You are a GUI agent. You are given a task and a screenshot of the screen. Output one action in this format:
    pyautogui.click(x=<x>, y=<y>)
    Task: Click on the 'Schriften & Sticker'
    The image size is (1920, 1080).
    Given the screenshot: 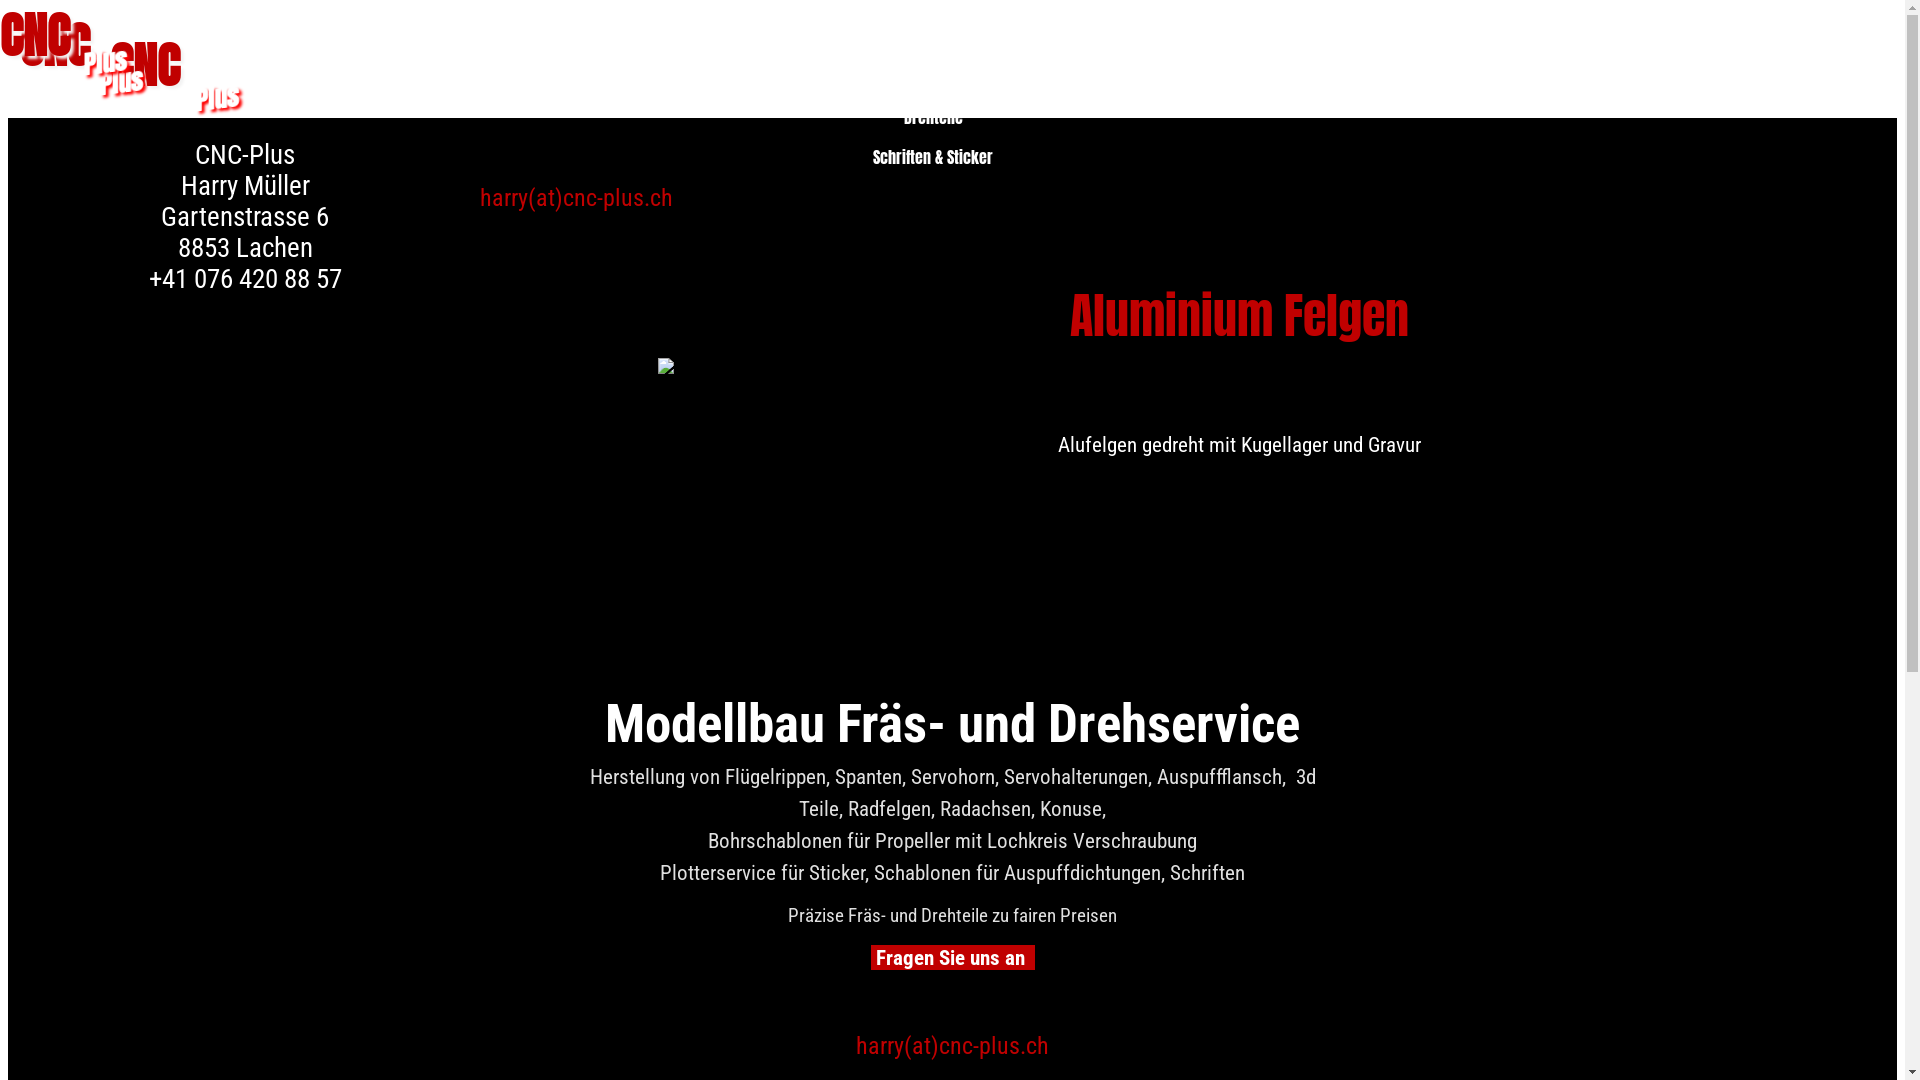 What is the action you would take?
    pyautogui.click(x=868, y=155)
    